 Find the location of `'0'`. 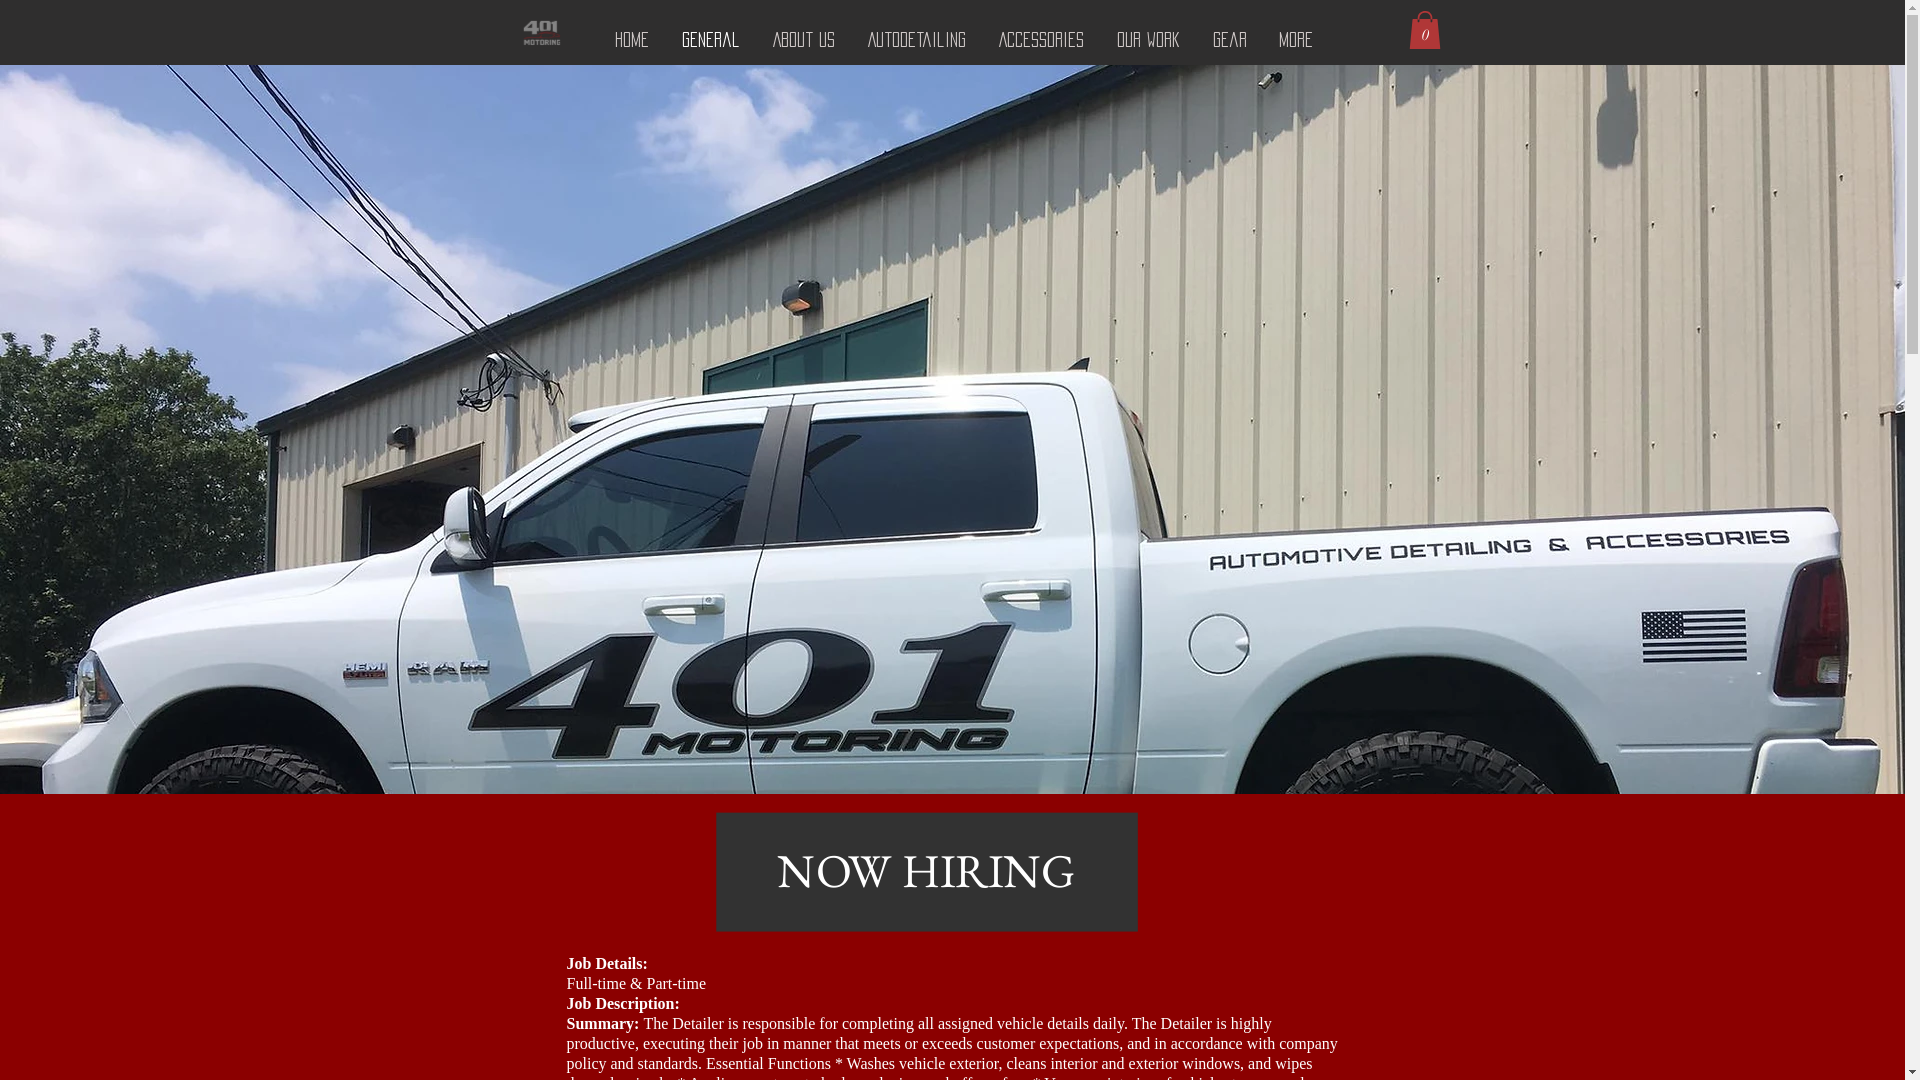

'0' is located at coordinates (1406, 30).